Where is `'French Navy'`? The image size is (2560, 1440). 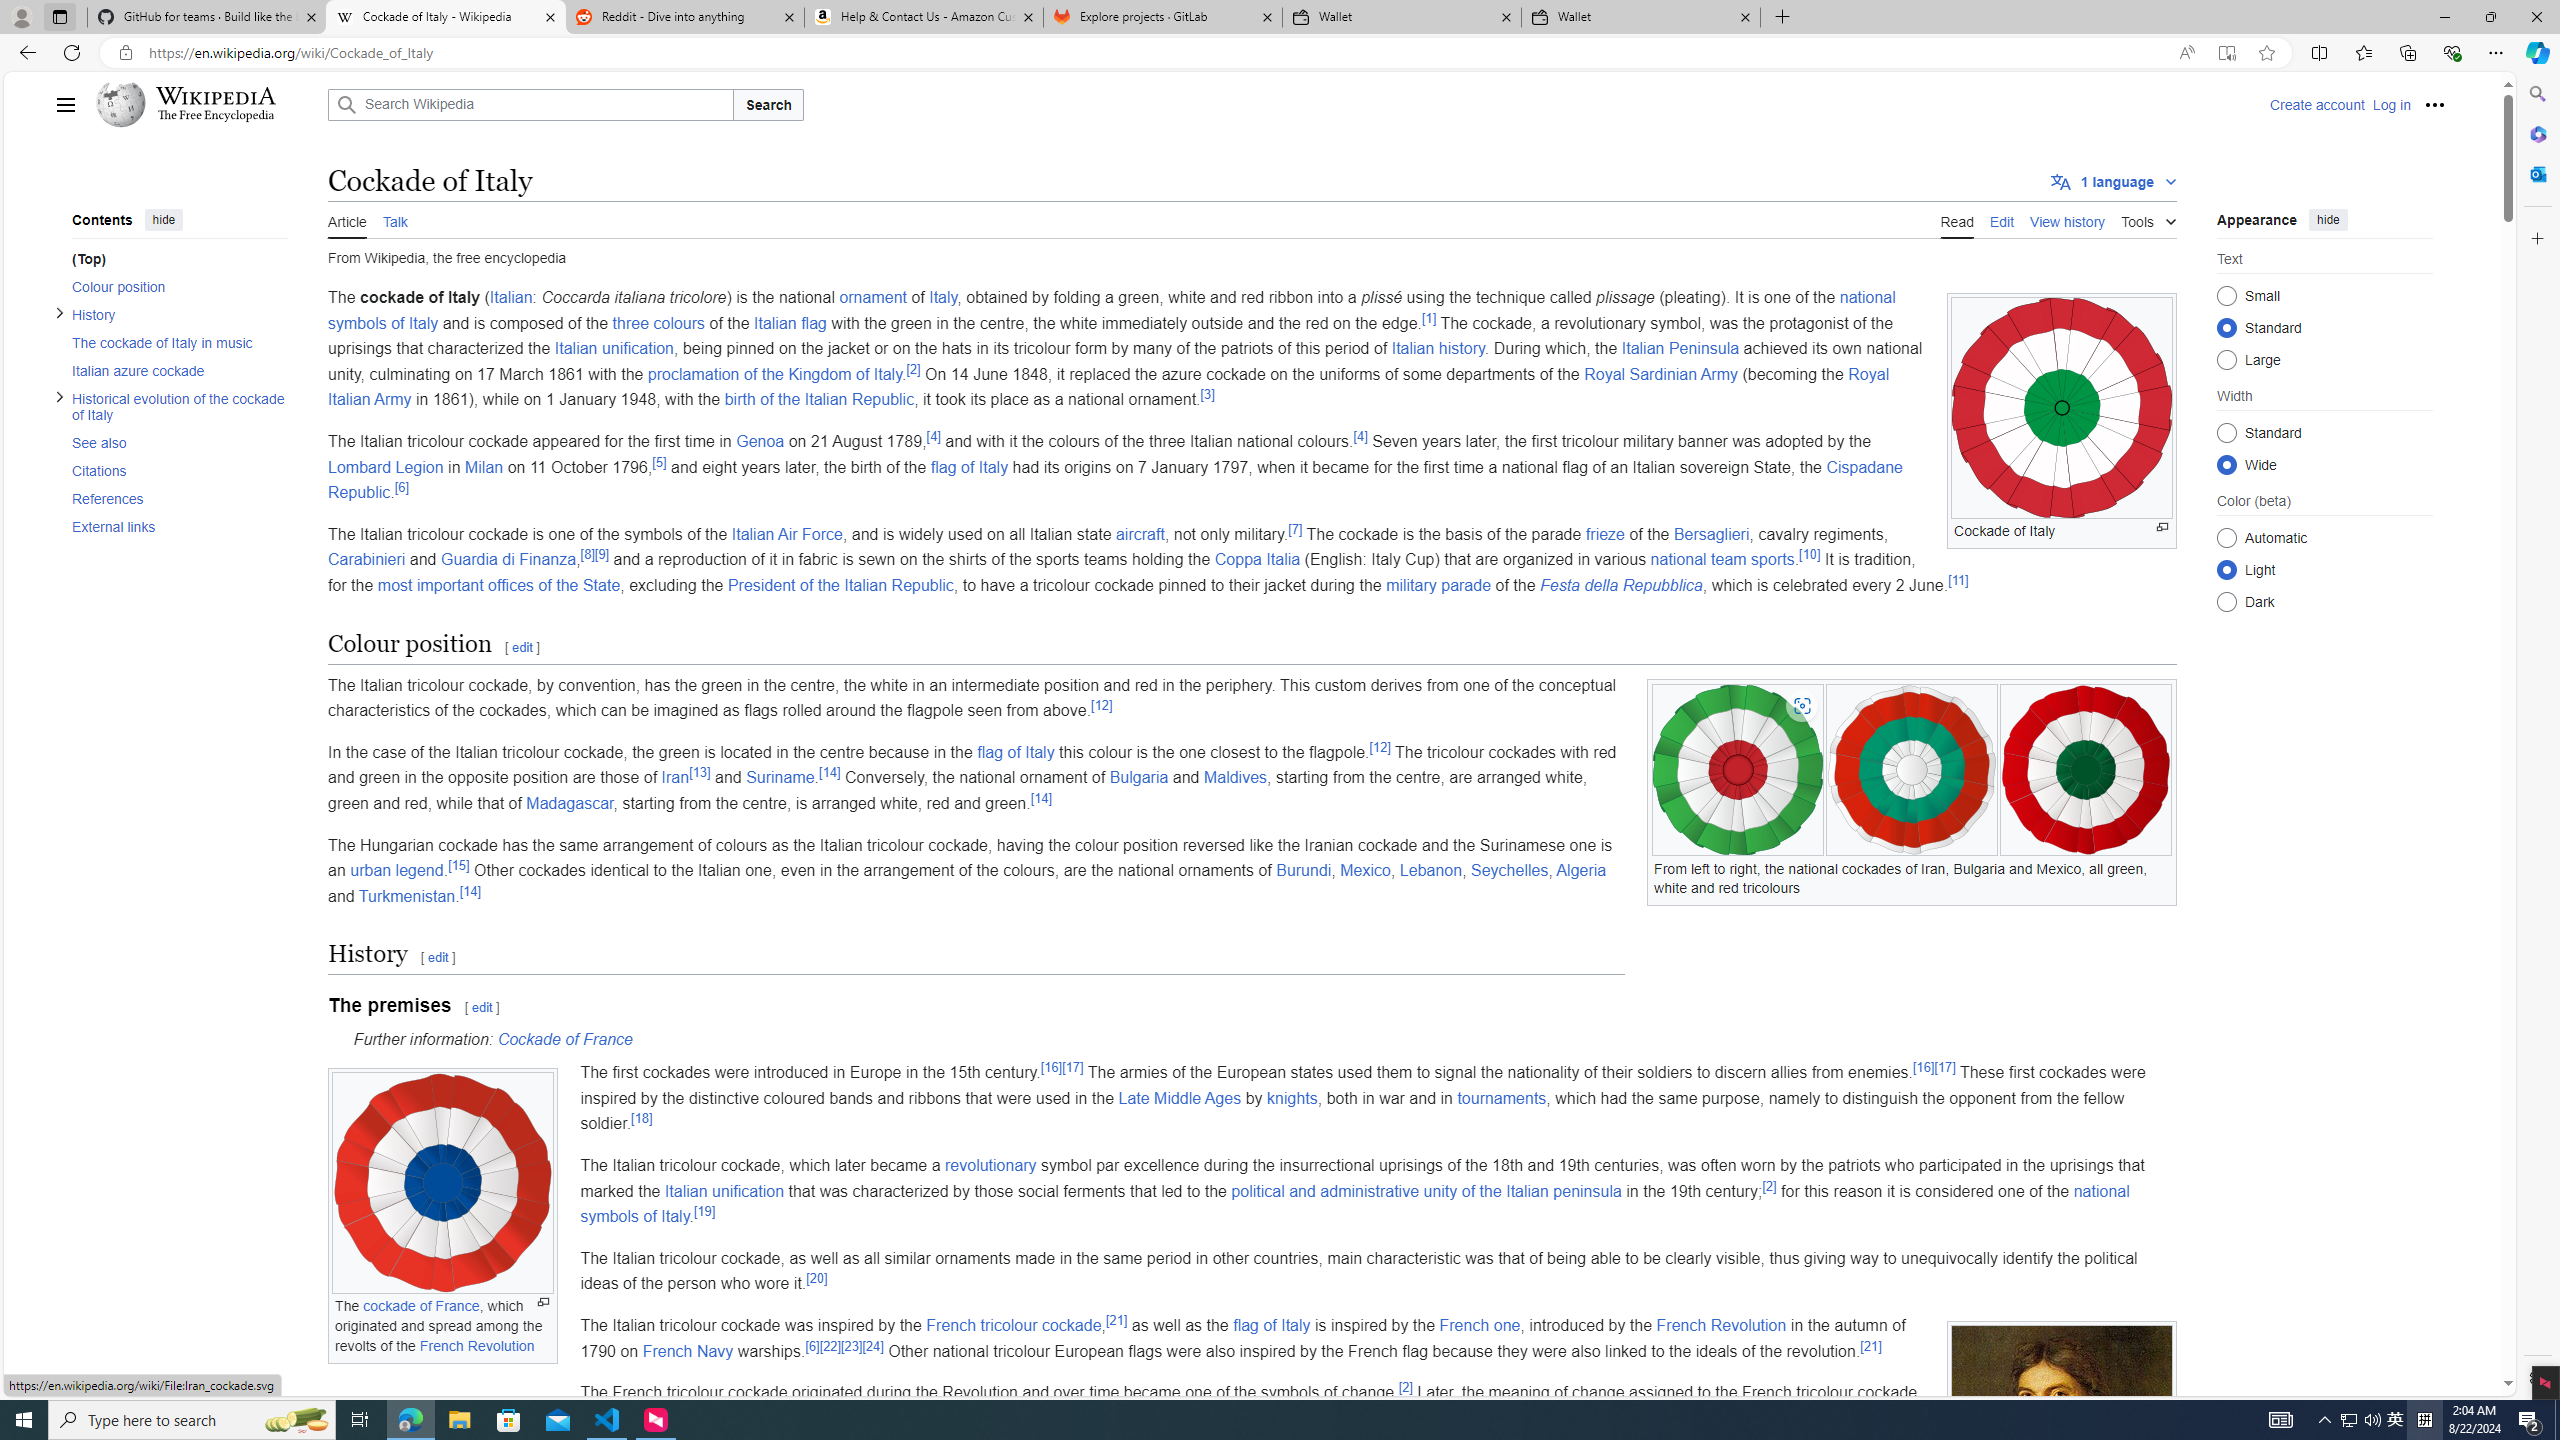
'French Navy' is located at coordinates (688, 1349).